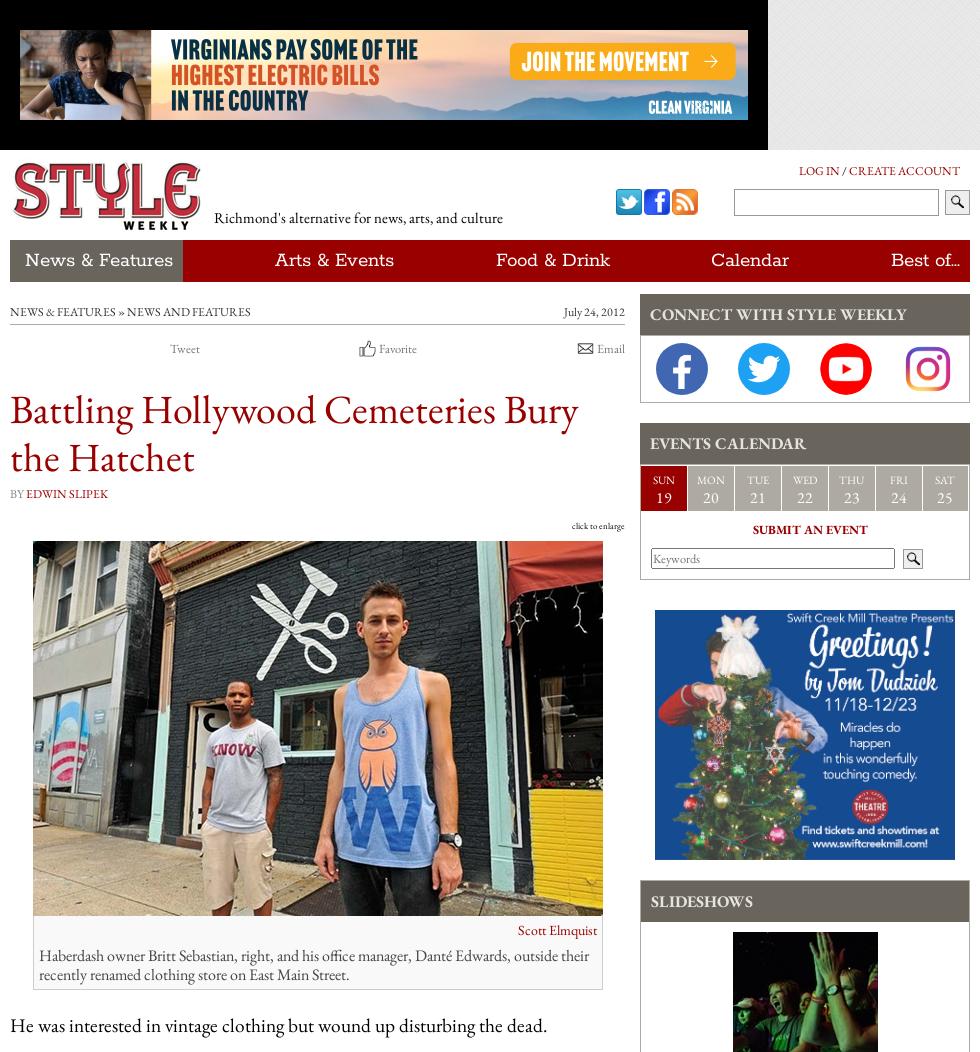 Image resolution: width=980 pixels, height=1052 pixels. I want to click on '/', so click(844, 169).